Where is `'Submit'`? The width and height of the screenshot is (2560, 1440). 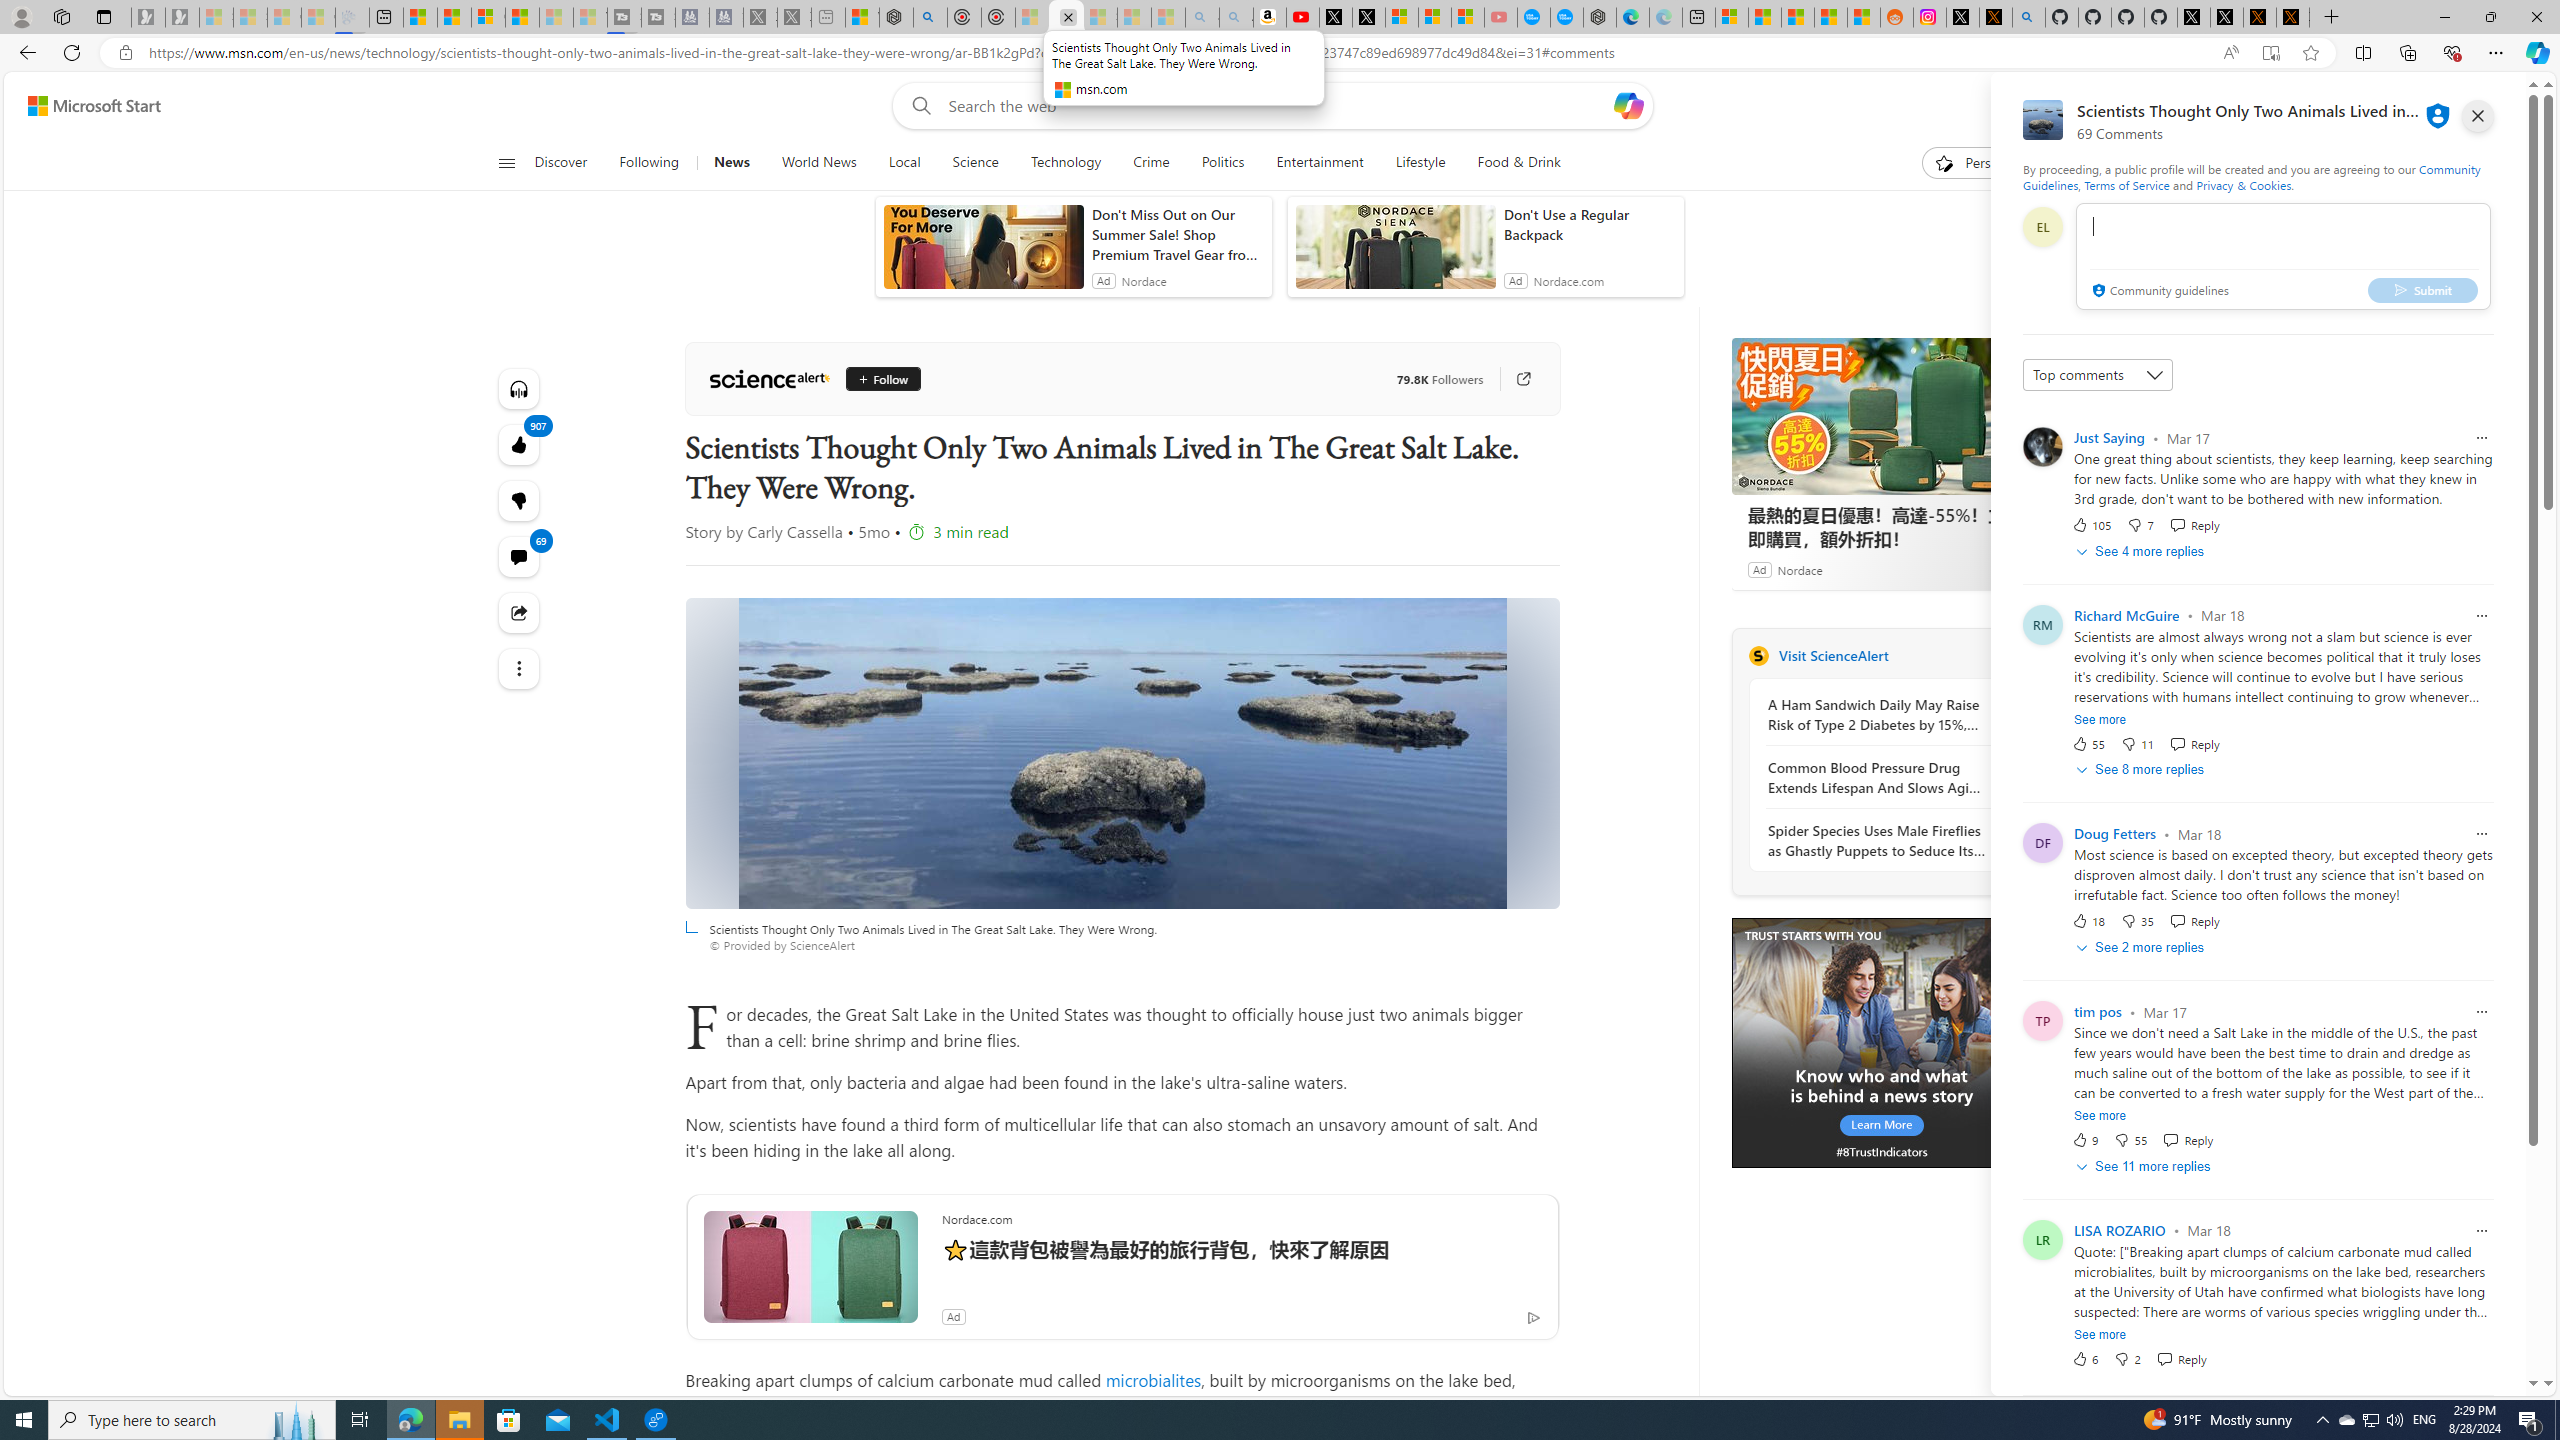 'Submit' is located at coordinates (2422, 288).